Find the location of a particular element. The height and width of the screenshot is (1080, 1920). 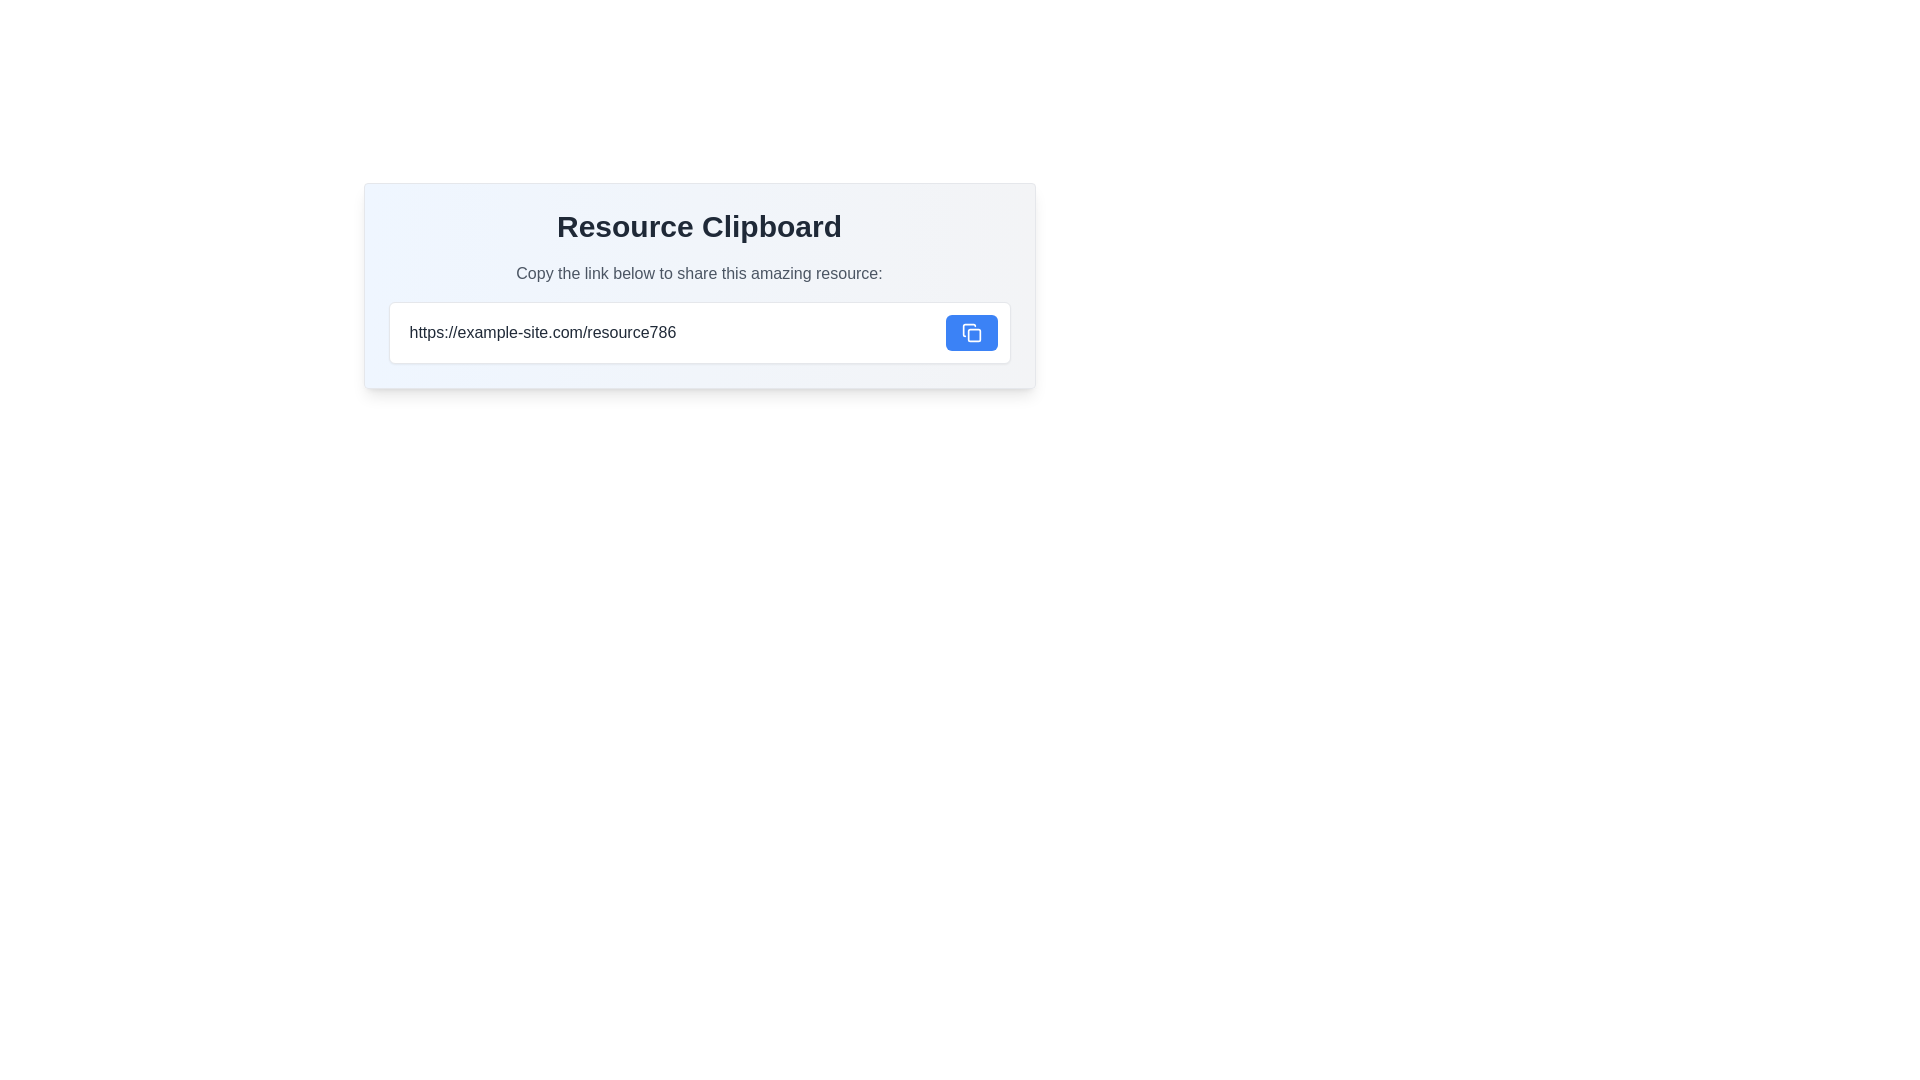

the rectangular text input field containing 'https://example-site.com/resource786' to focus on it is located at coordinates (669, 331).